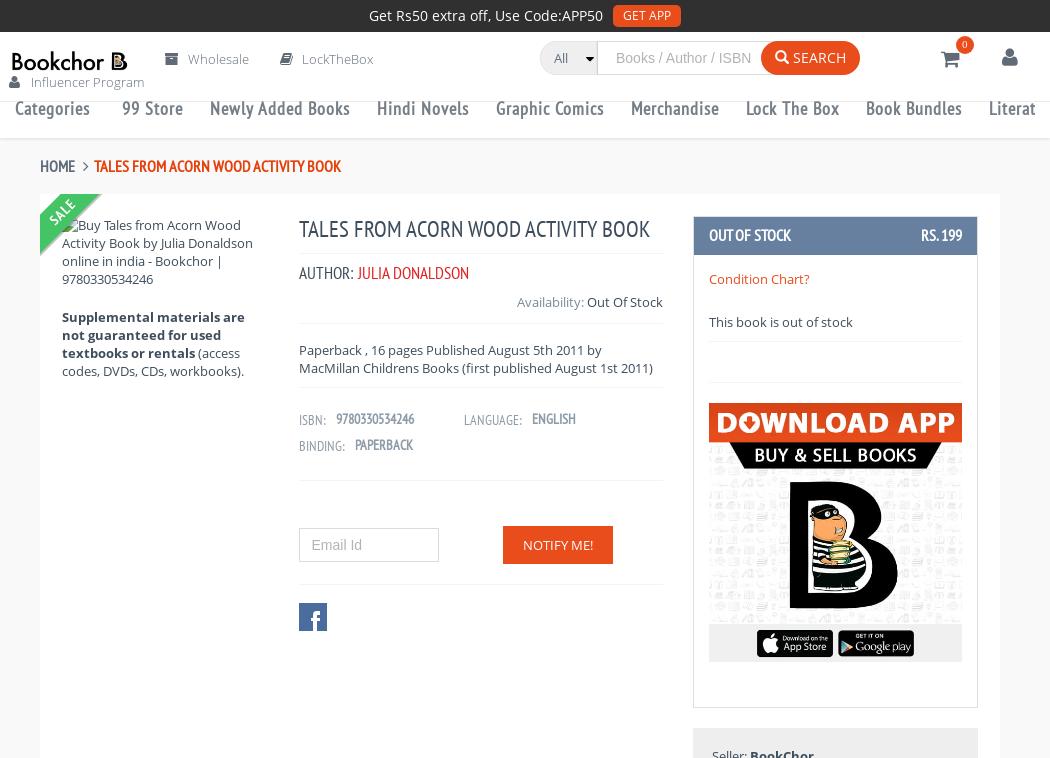 The height and width of the screenshot is (758, 1050). What do you see at coordinates (646, 14) in the screenshot?
I see `'GET APP'` at bounding box center [646, 14].